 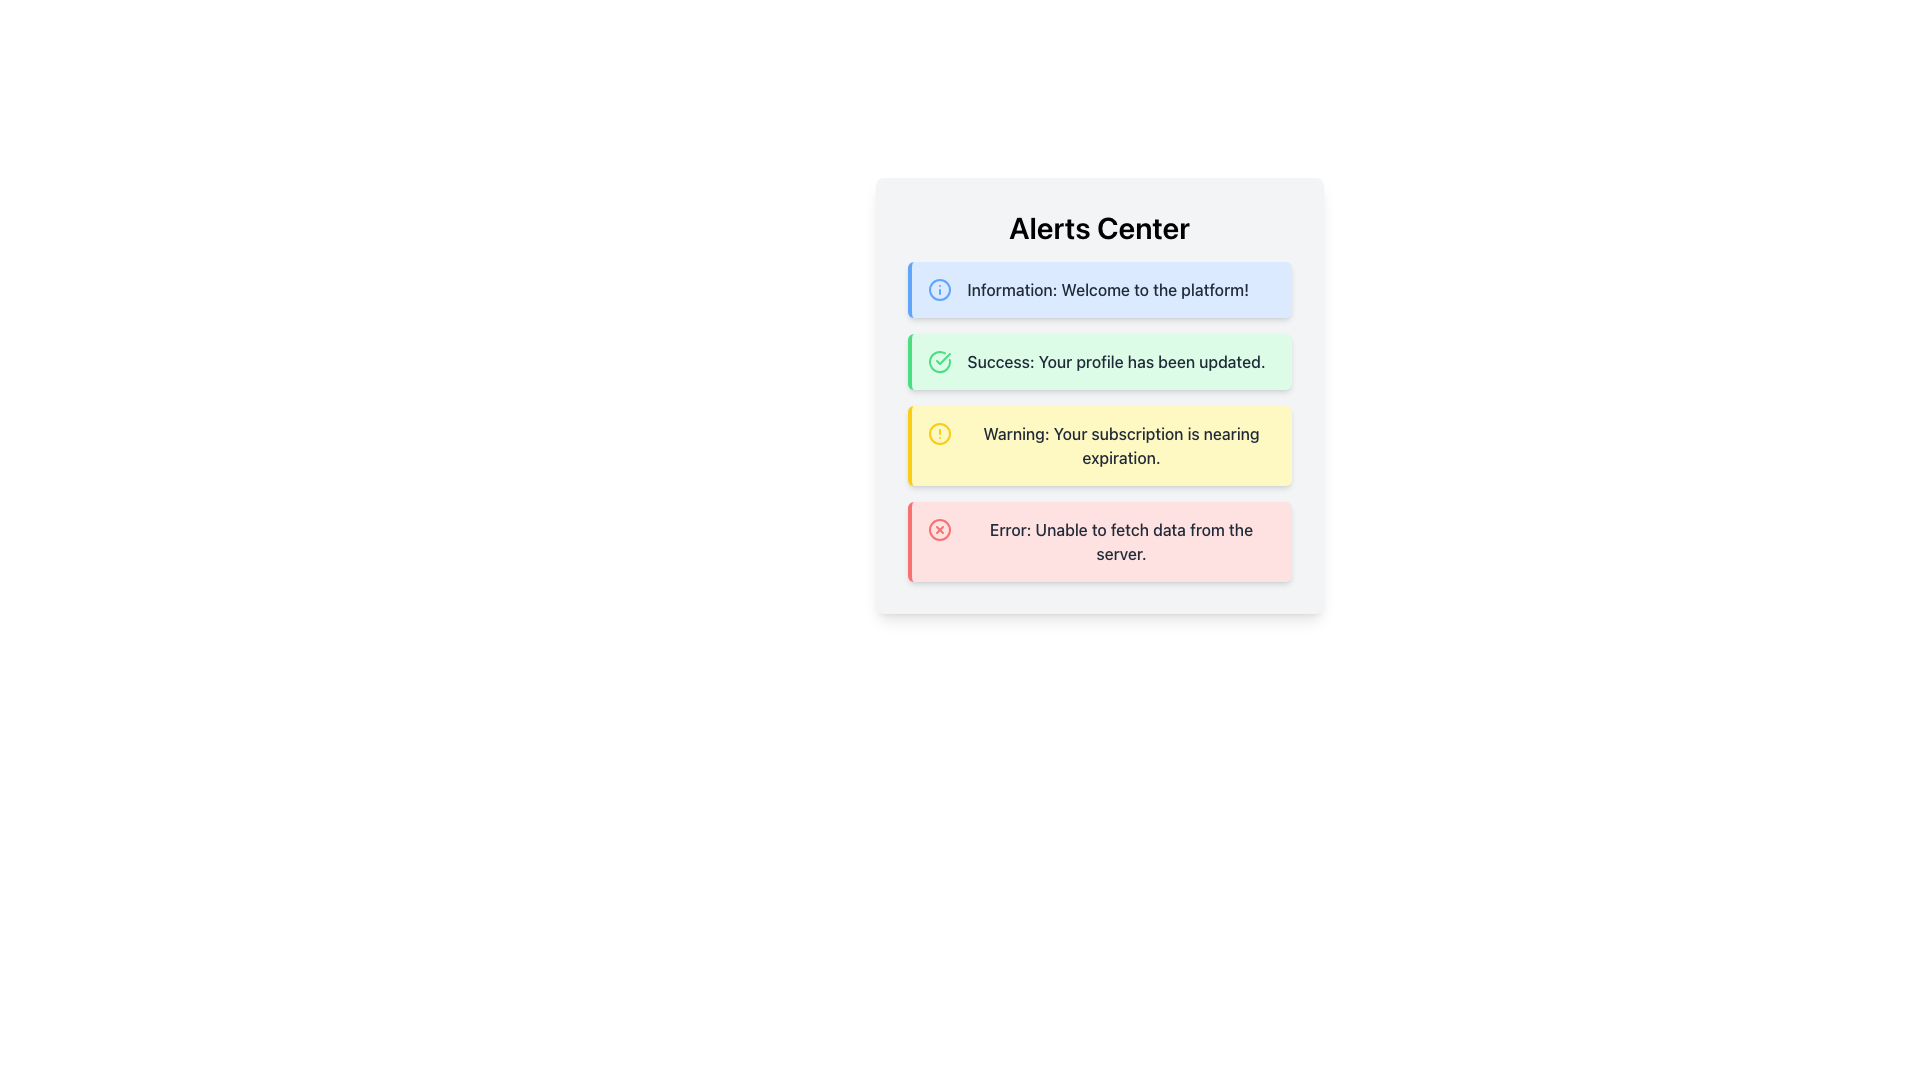 What do you see at coordinates (938, 433) in the screenshot?
I see `the circular outline within the yellow notification box that contains the text 'Warning: Your subscription is nearing expiration.'` at bounding box center [938, 433].